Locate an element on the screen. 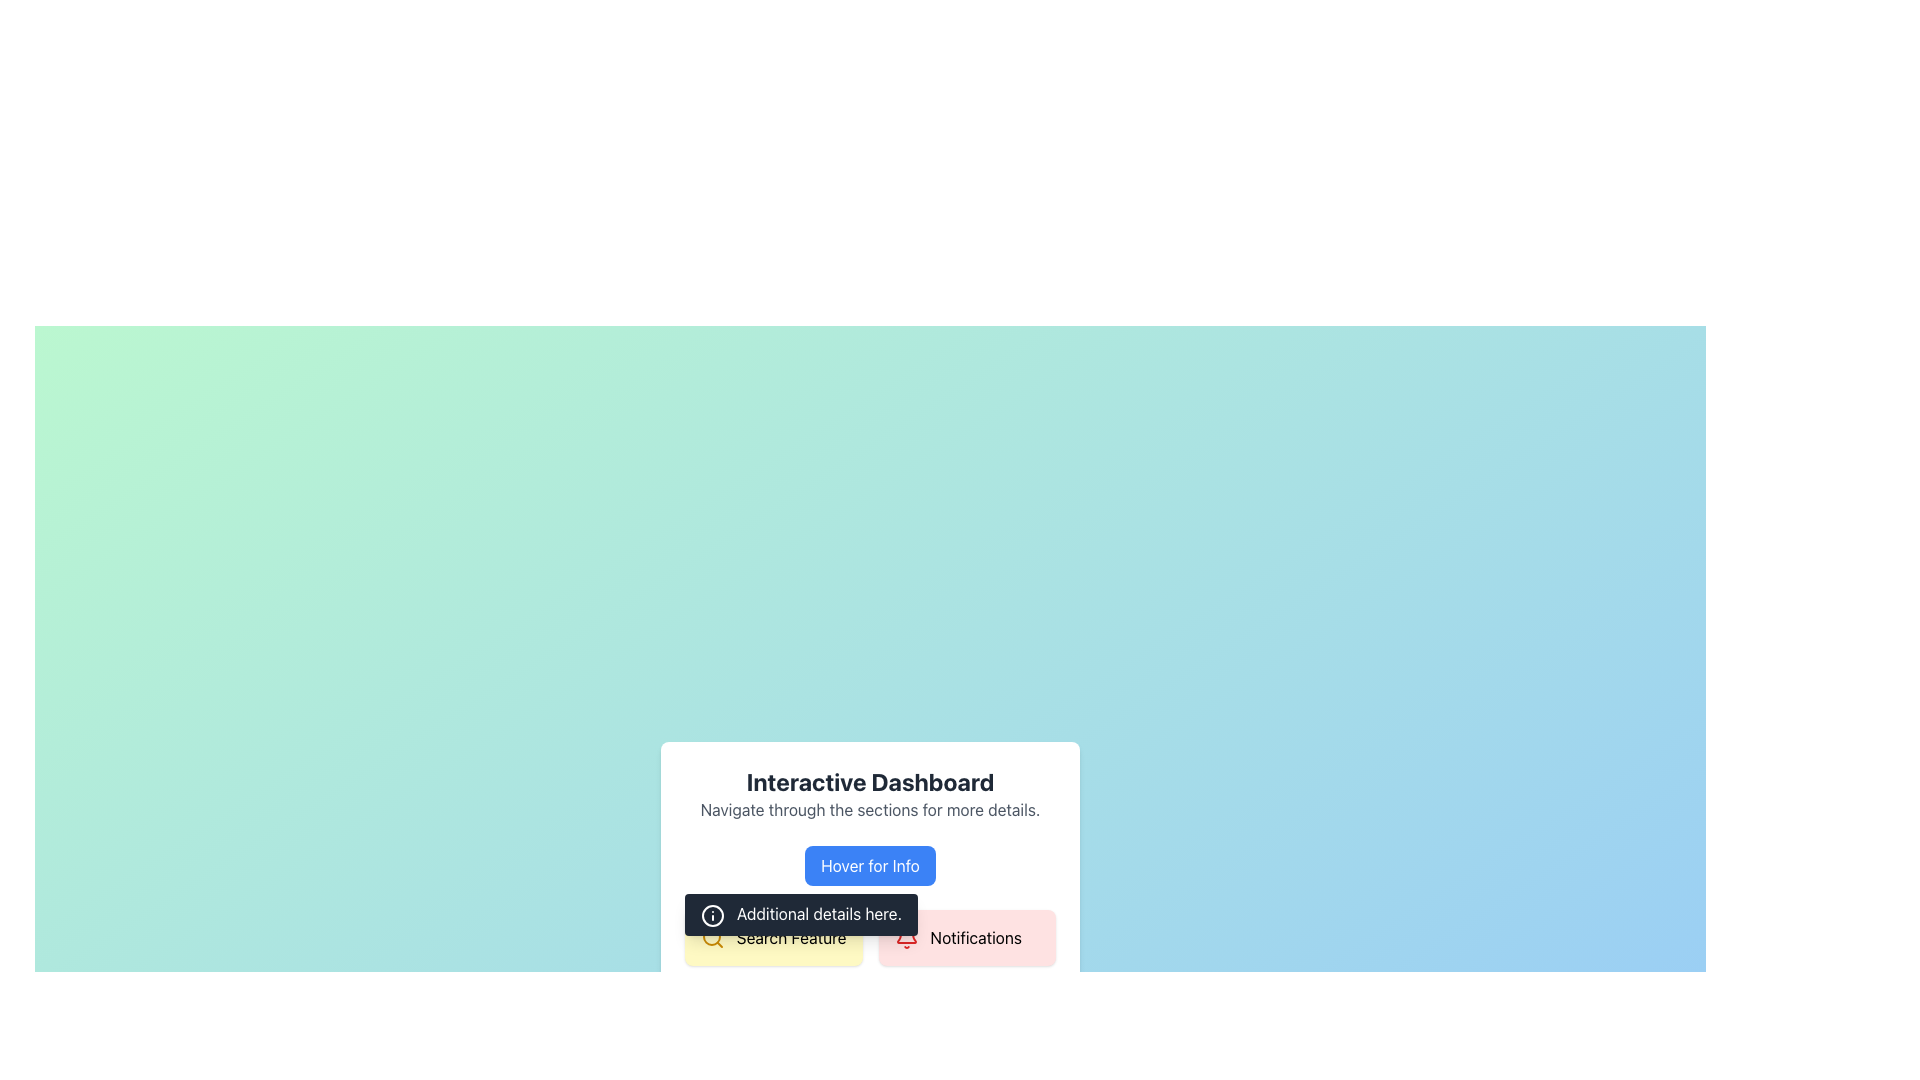  the text block styled in gray font that contains the phrase 'Navigate through the sections for more details.' located beneath the header 'Interactive Dashboard' is located at coordinates (870, 810).